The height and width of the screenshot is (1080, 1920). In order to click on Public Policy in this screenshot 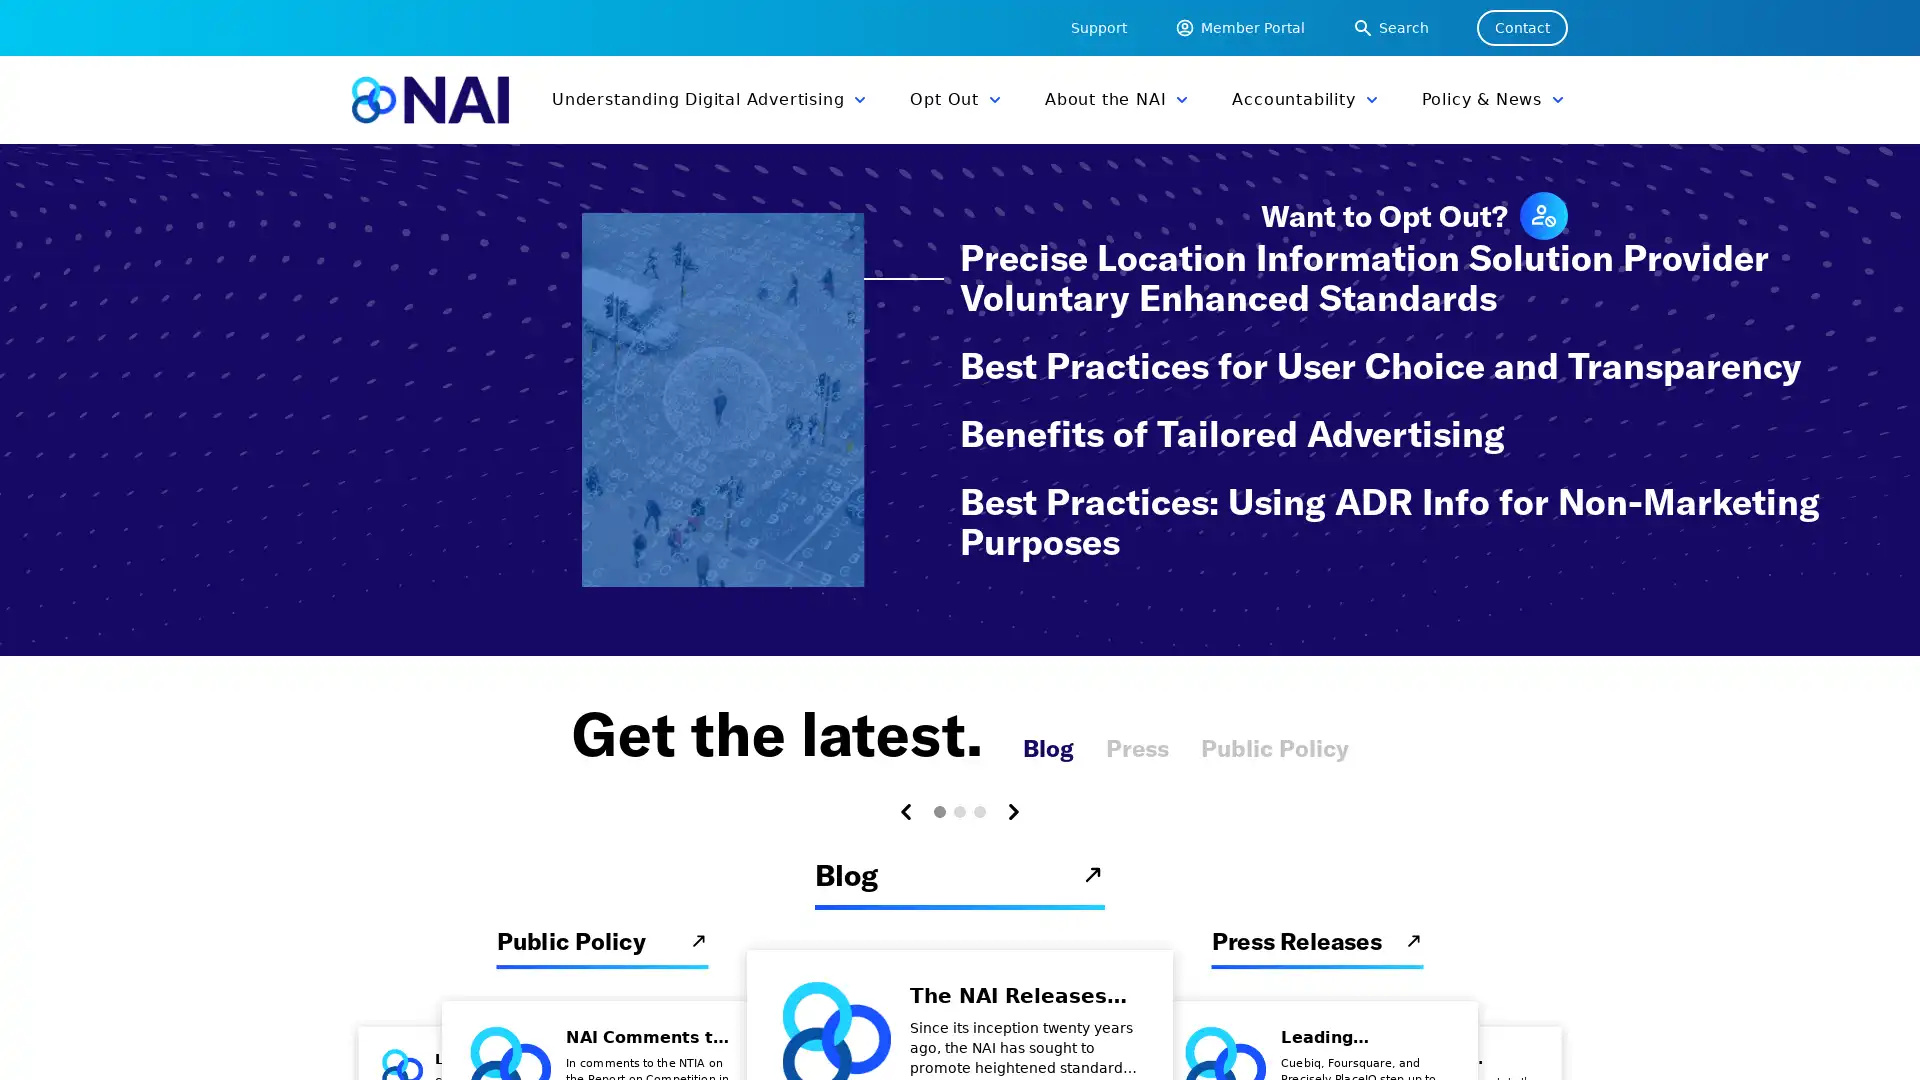, I will do `click(1272, 748)`.